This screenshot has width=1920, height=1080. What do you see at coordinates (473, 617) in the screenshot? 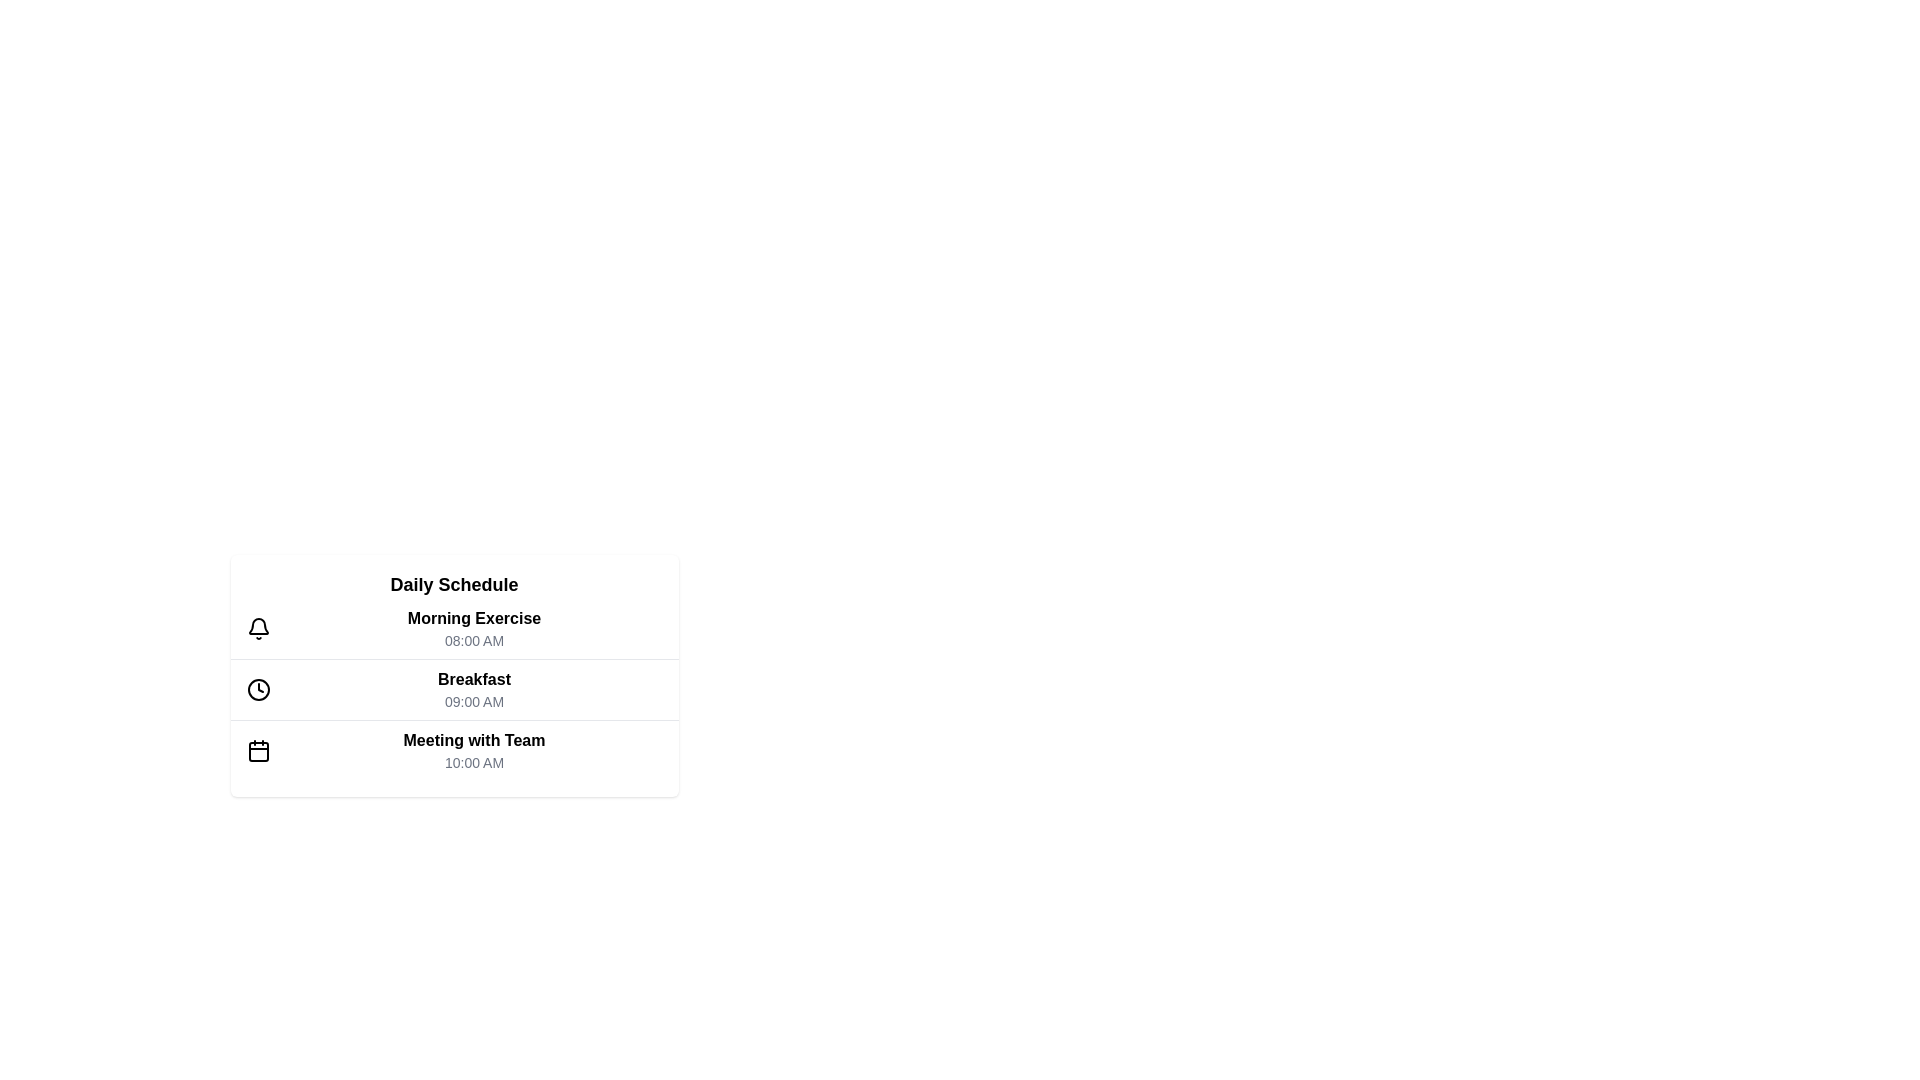
I see `the Text Label that describes the scheduled event, located in the first row of the task list below 'Daily Schedule' and above '08:00 AM'` at bounding box center [473, 617].